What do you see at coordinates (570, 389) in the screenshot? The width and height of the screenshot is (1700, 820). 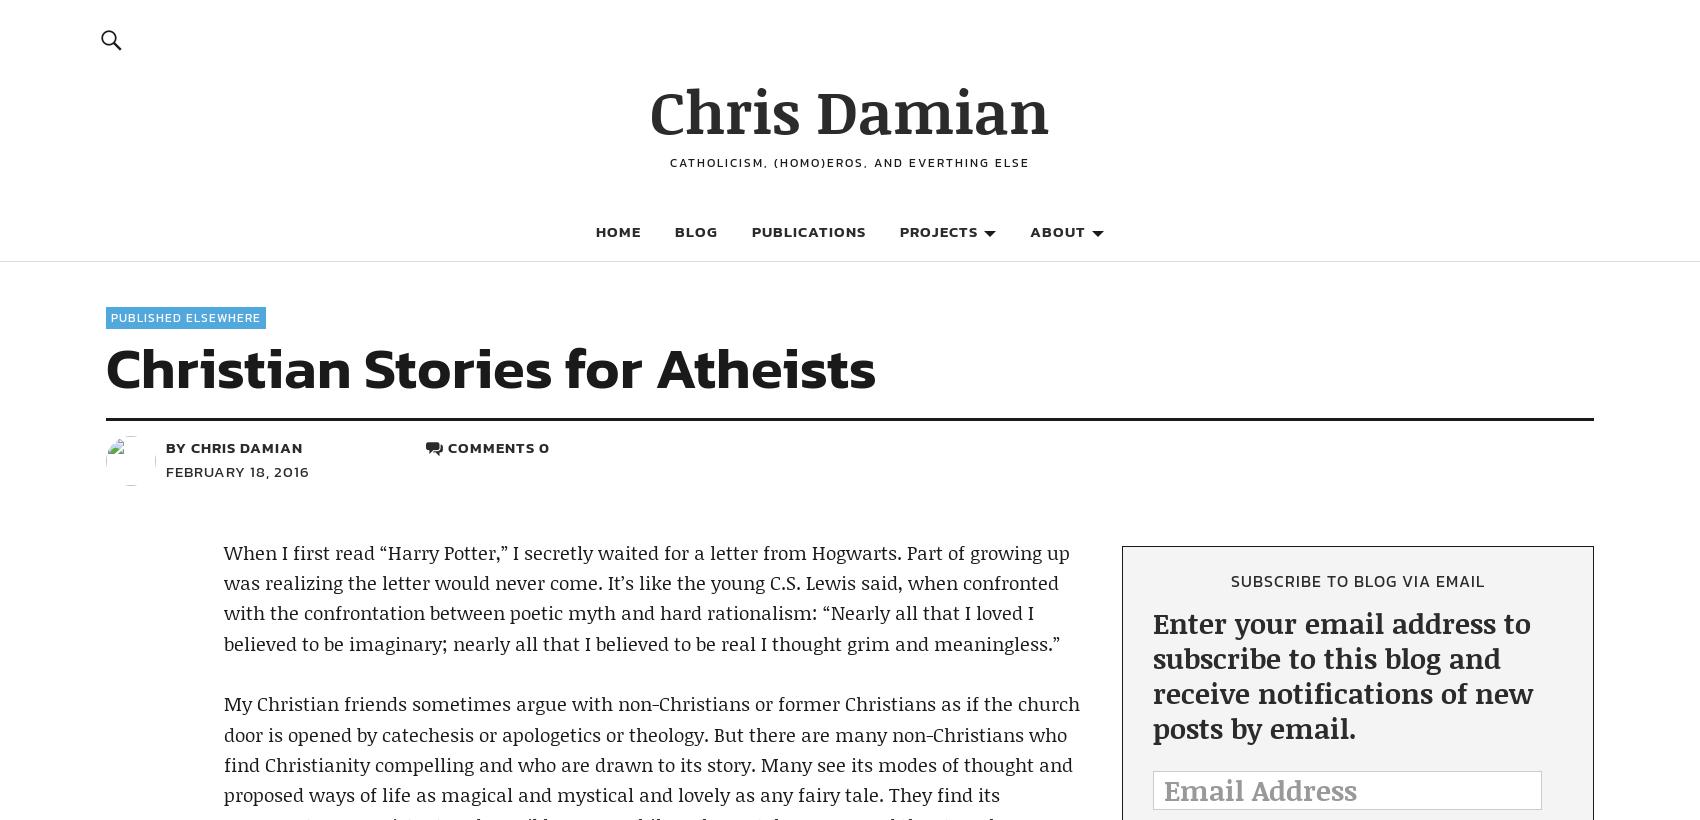 I see `'Tumblr'` at bounding box center [570, 389].